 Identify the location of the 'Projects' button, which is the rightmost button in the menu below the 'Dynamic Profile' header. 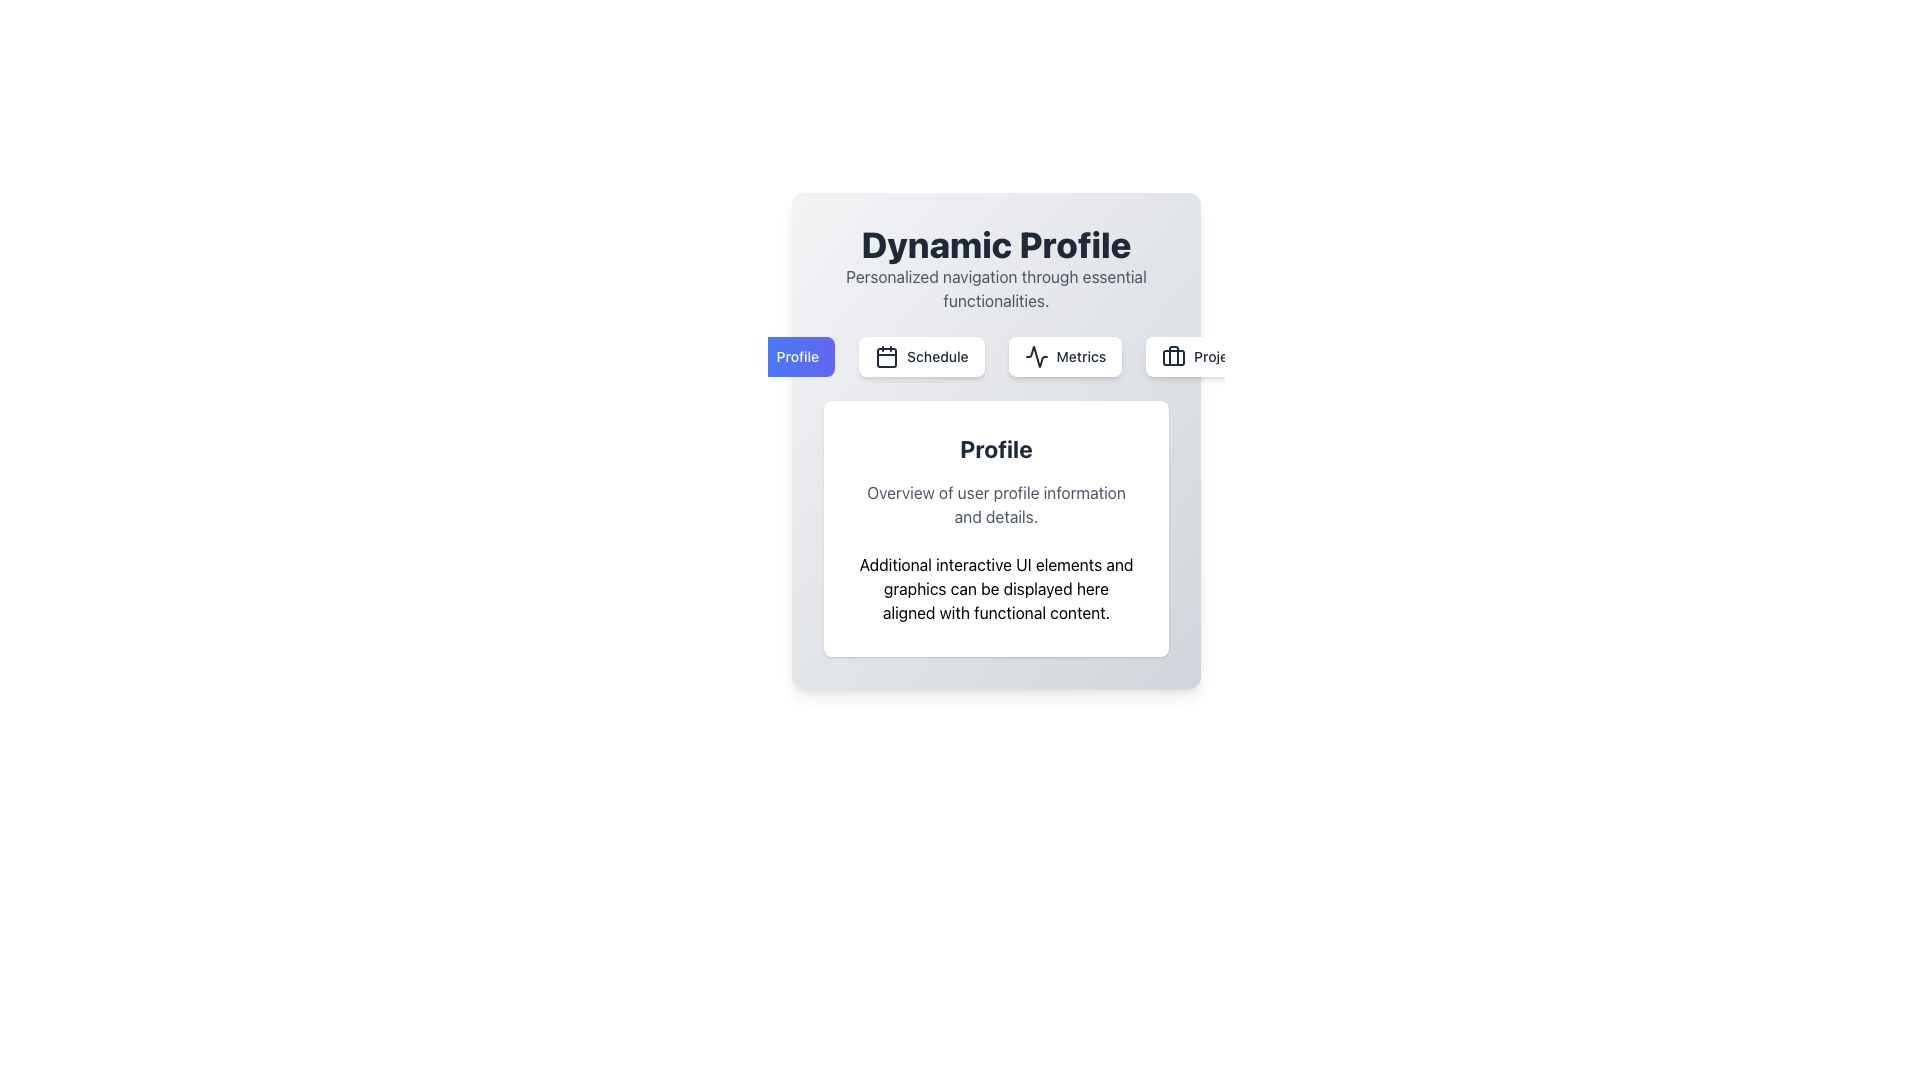
(1204, 356).